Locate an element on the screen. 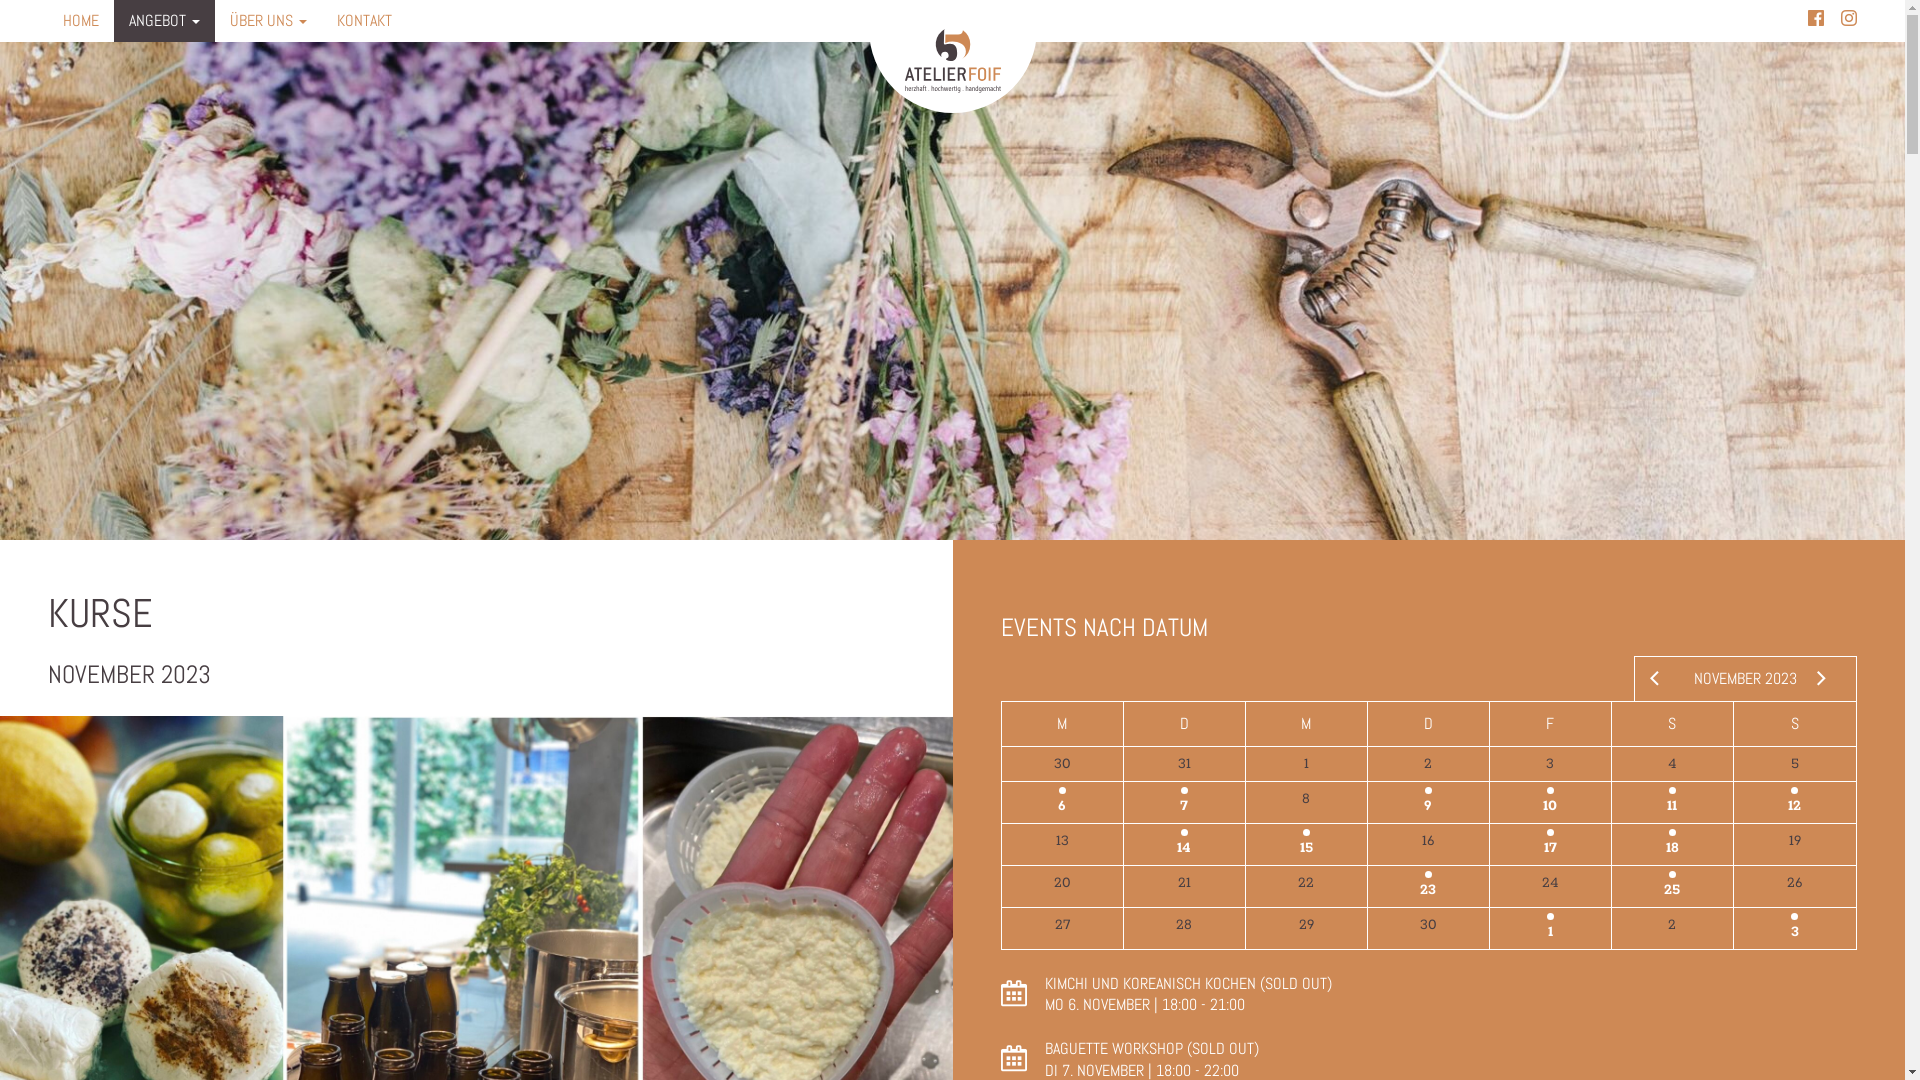 This screenshot has width=1920, height=1080. '1 VERANSTALTUNG, is located at coordinates (1061, 801).